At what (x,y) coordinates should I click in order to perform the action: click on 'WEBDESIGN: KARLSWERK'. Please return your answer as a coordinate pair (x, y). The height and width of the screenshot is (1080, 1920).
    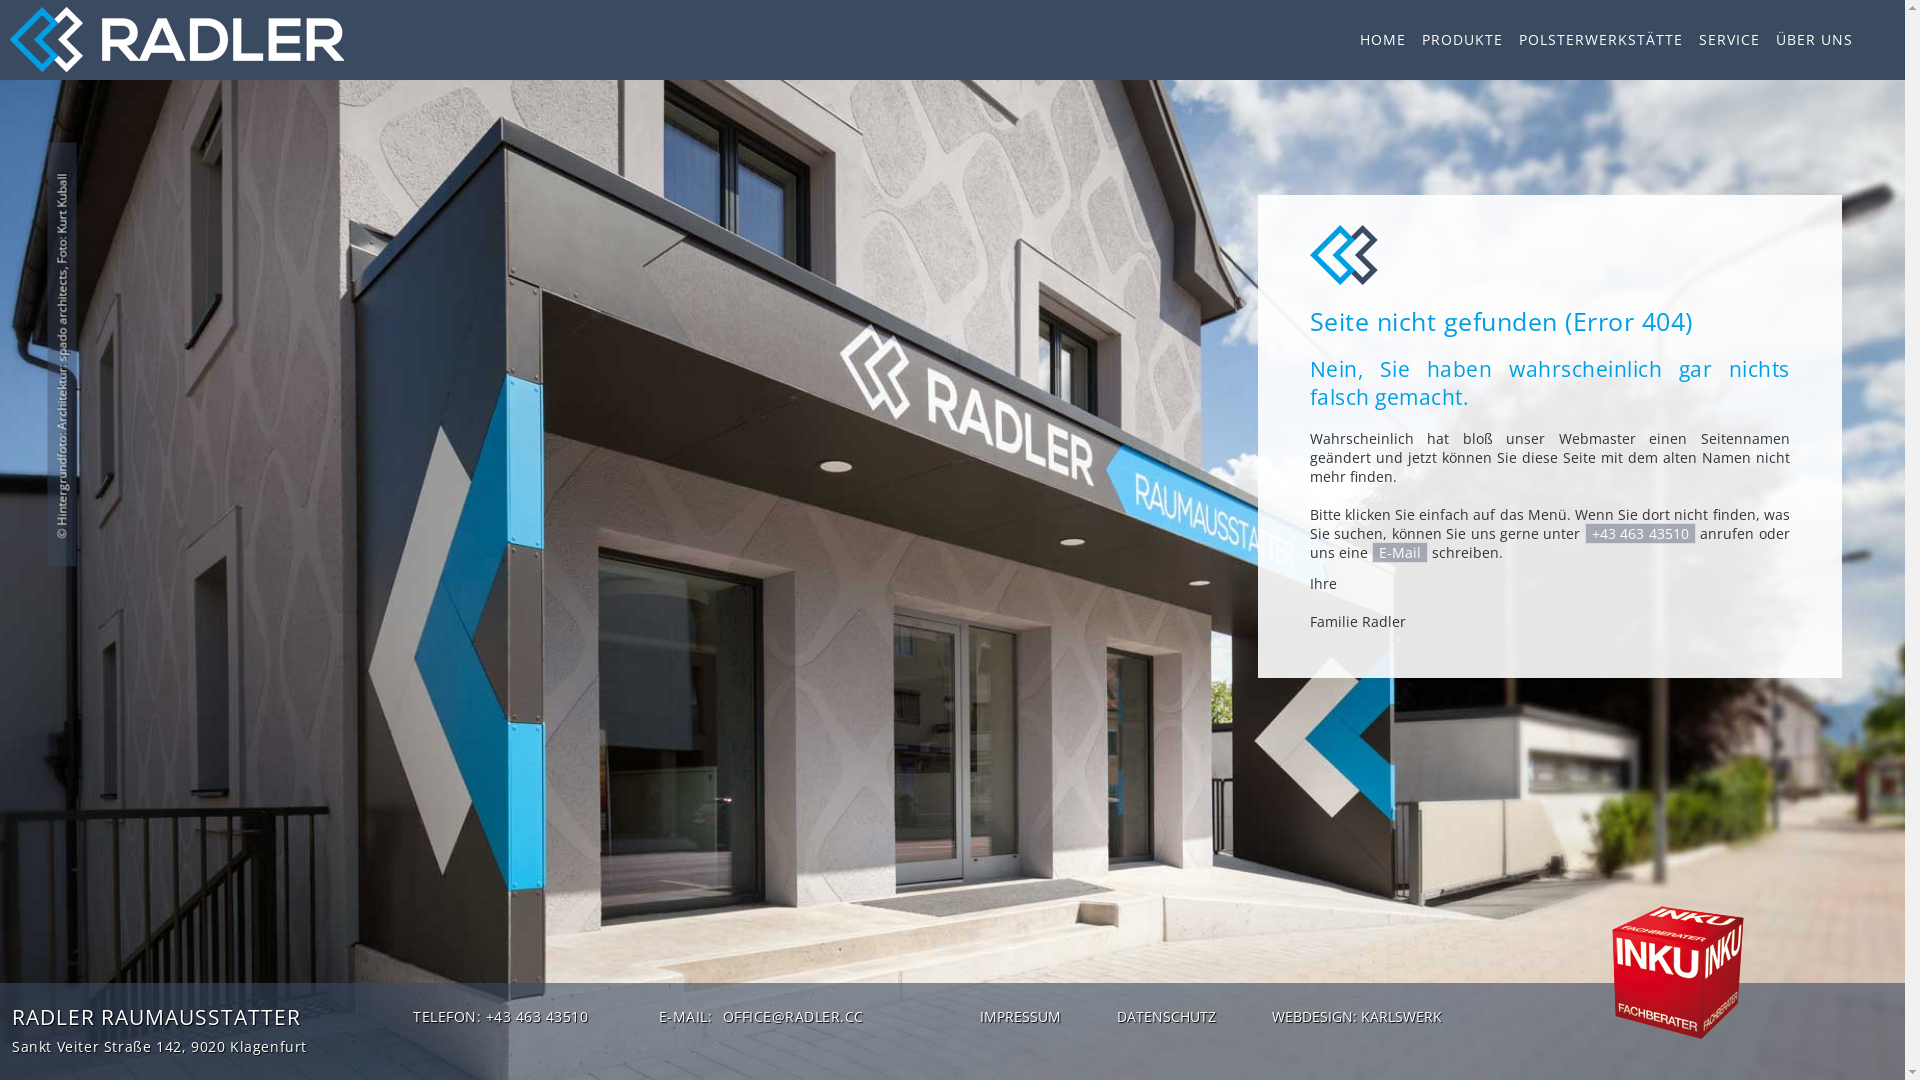
    Looking at the image, I should click on (1357, 1017).